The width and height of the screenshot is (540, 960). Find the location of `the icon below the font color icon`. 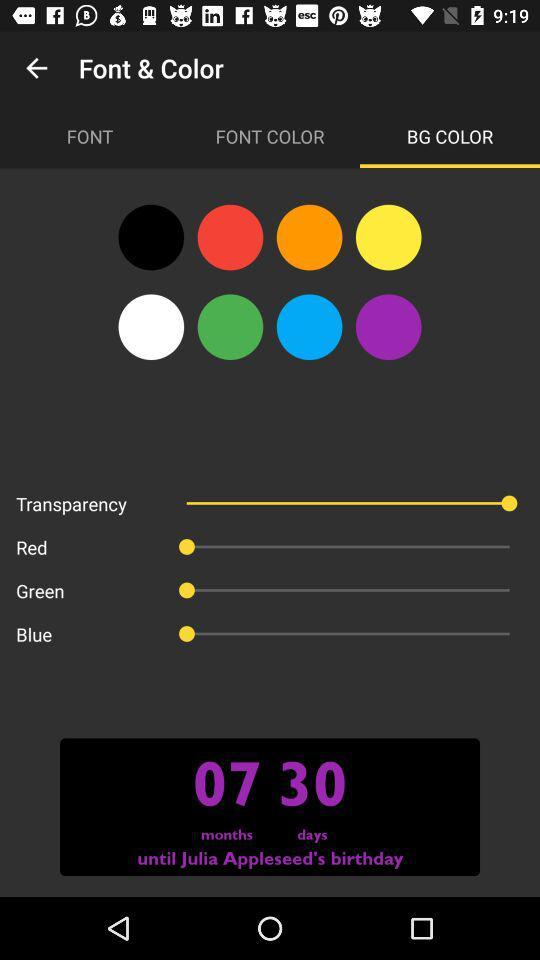

the icon below the font color icon is located at coordinates (388, 237).